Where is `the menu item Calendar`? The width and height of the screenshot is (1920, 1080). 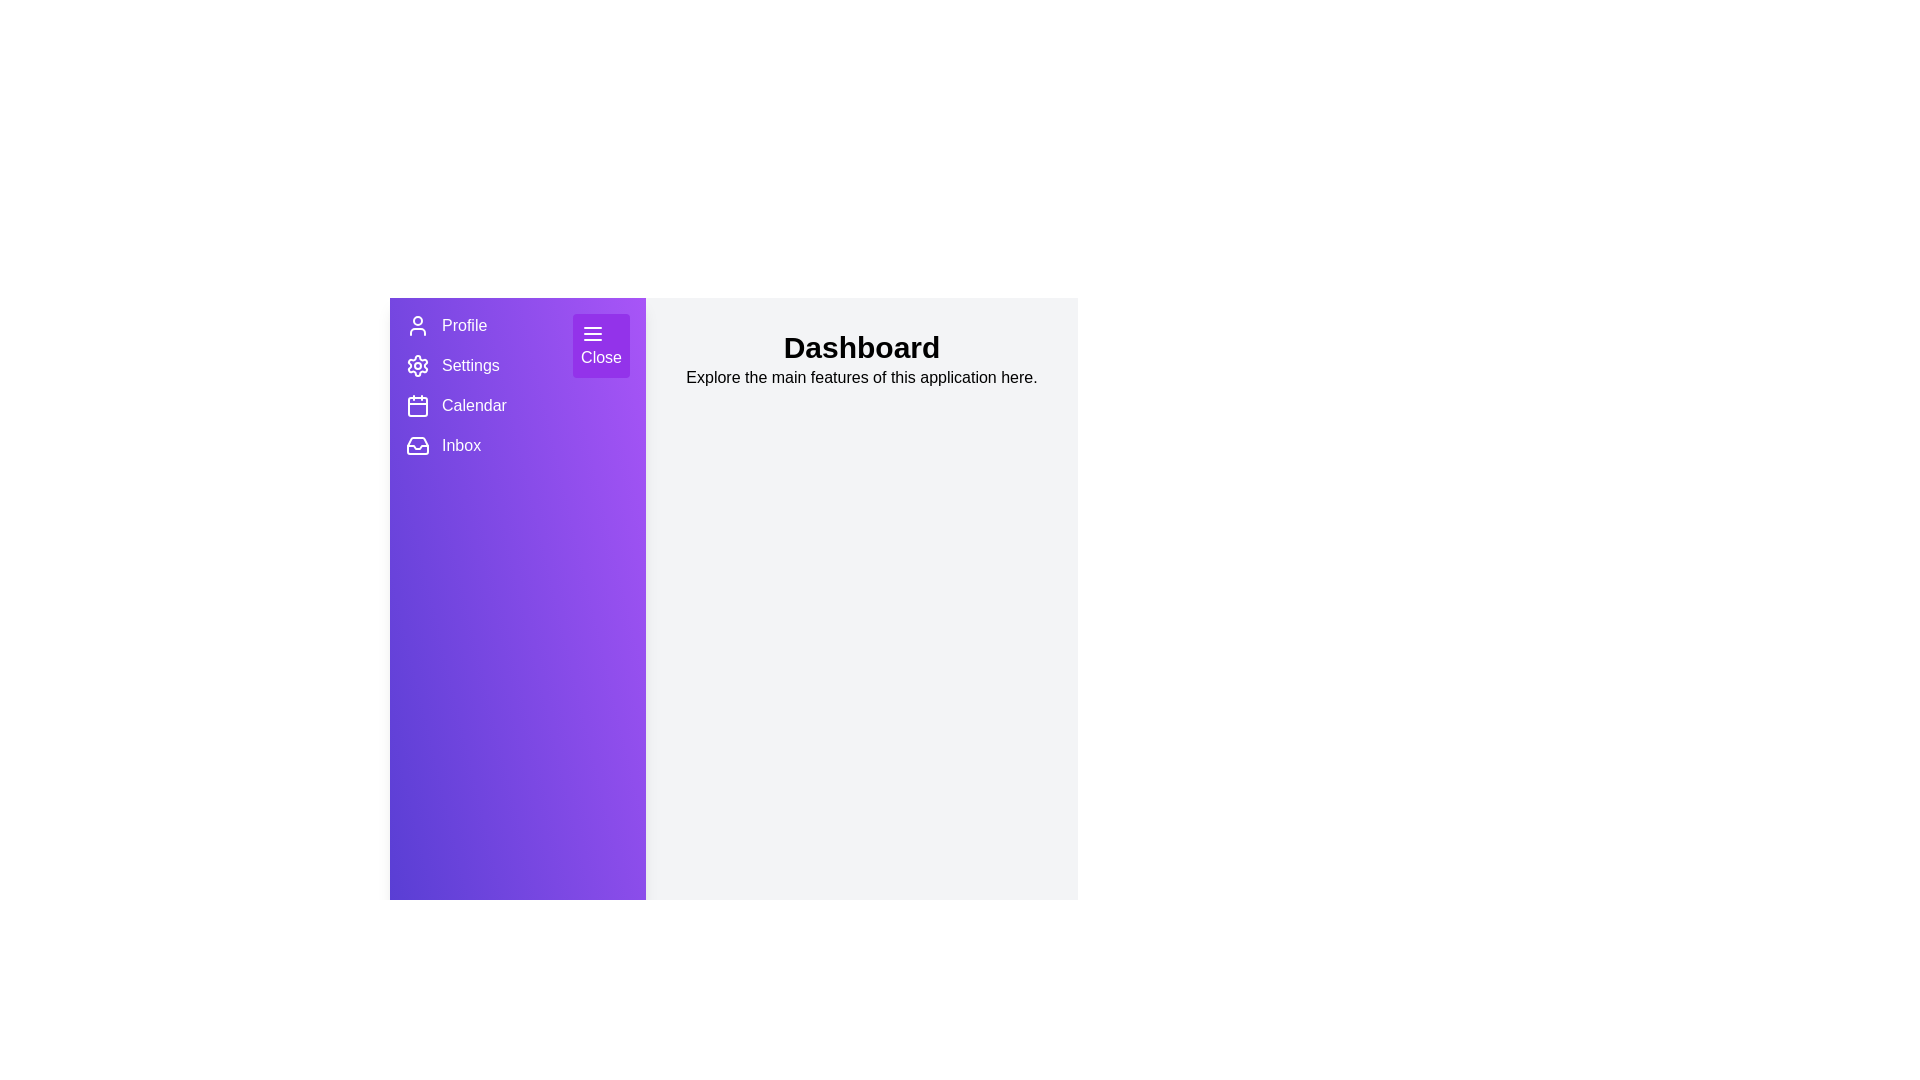 the menu item Calendar is located at coordinates (416, 405).